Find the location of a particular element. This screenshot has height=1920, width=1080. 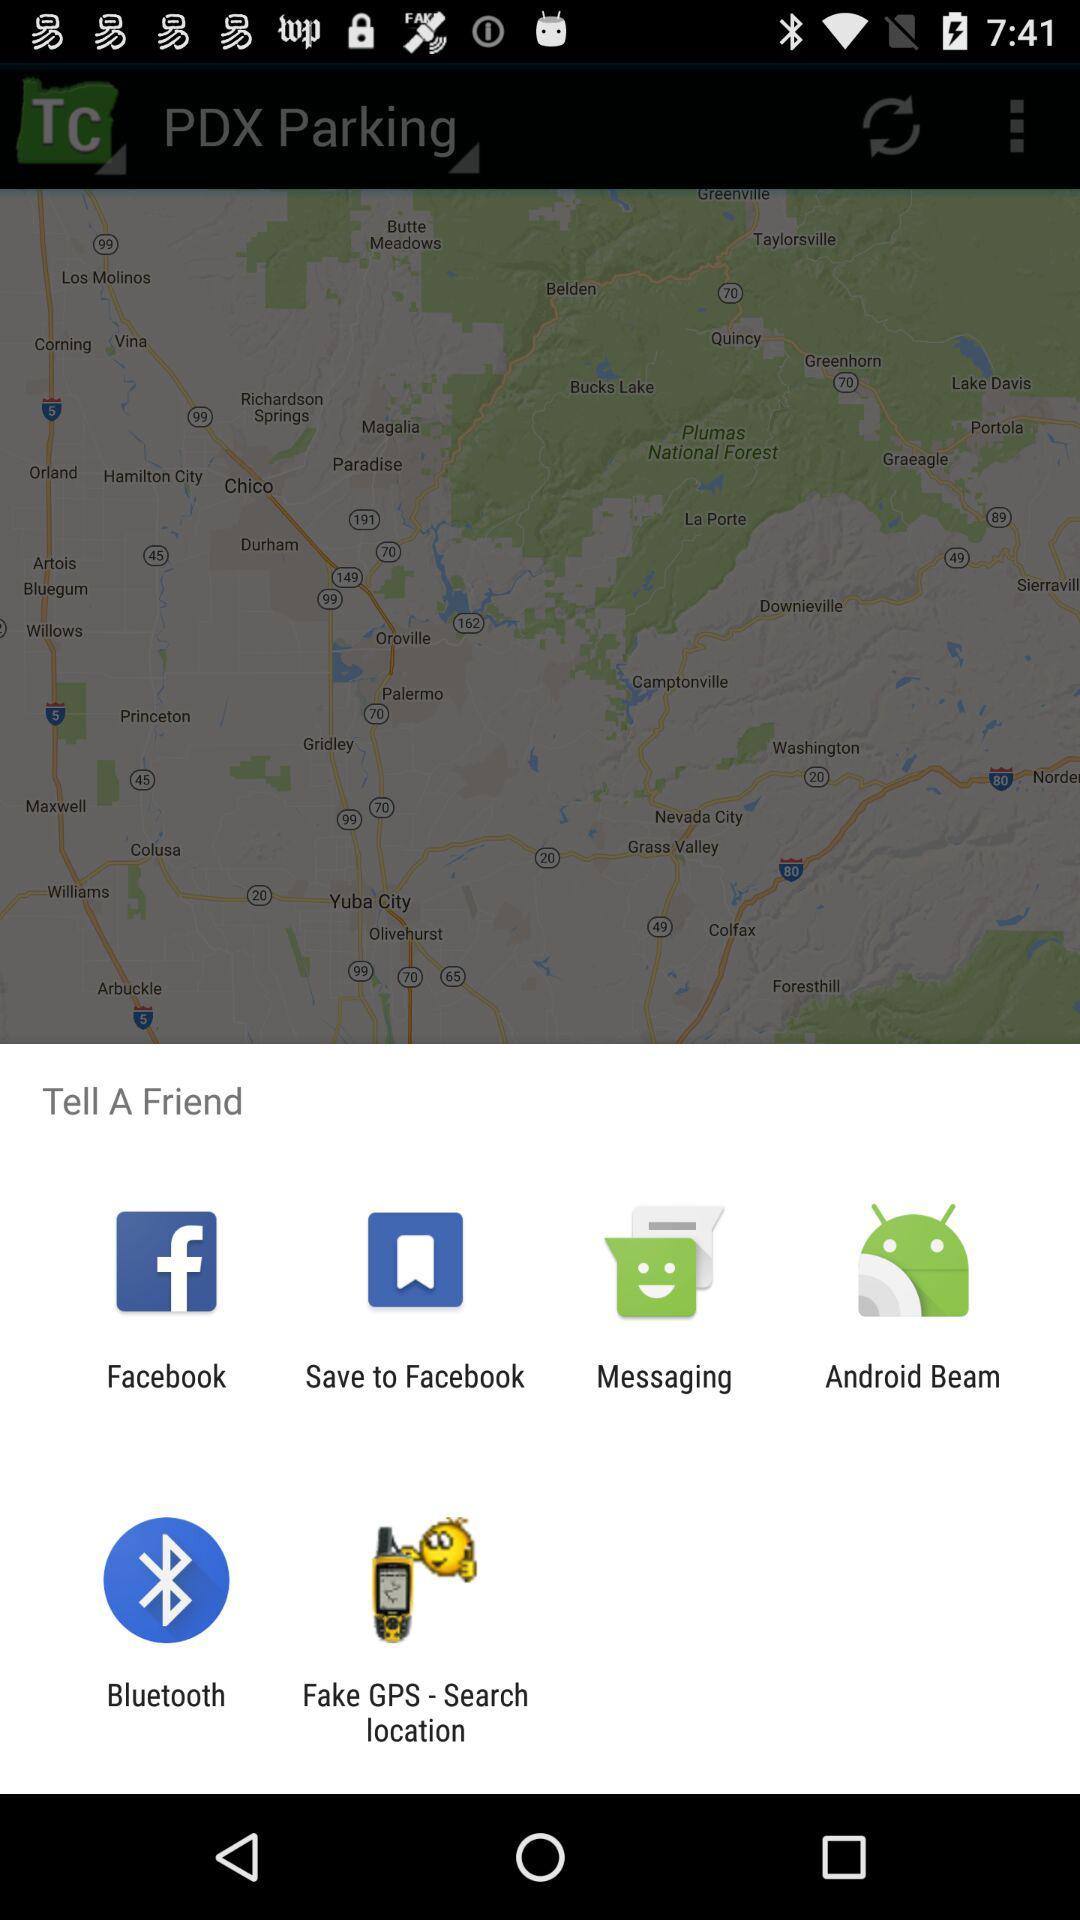

android beam item is located at coordinates (913, 1392).